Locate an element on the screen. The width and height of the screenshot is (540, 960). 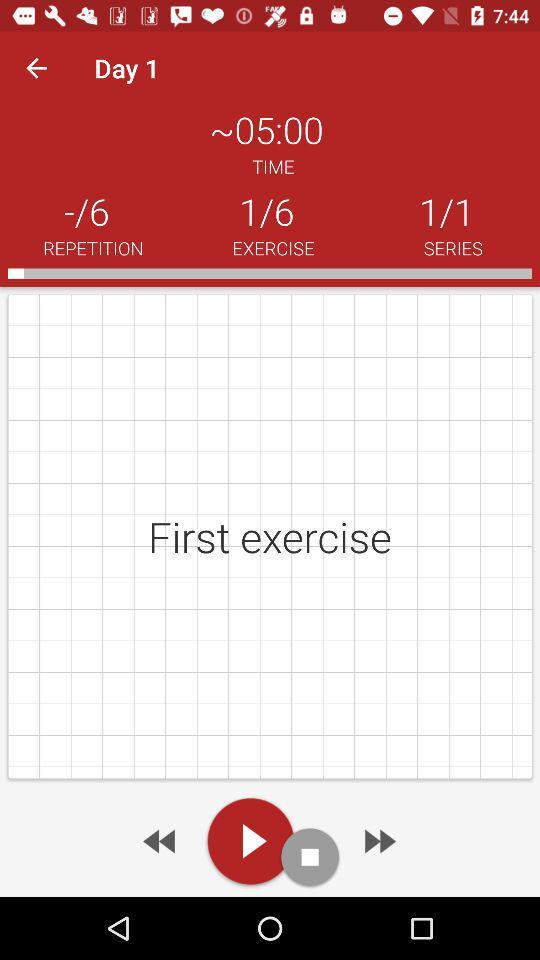
go back is located at coordinates (160, 840).